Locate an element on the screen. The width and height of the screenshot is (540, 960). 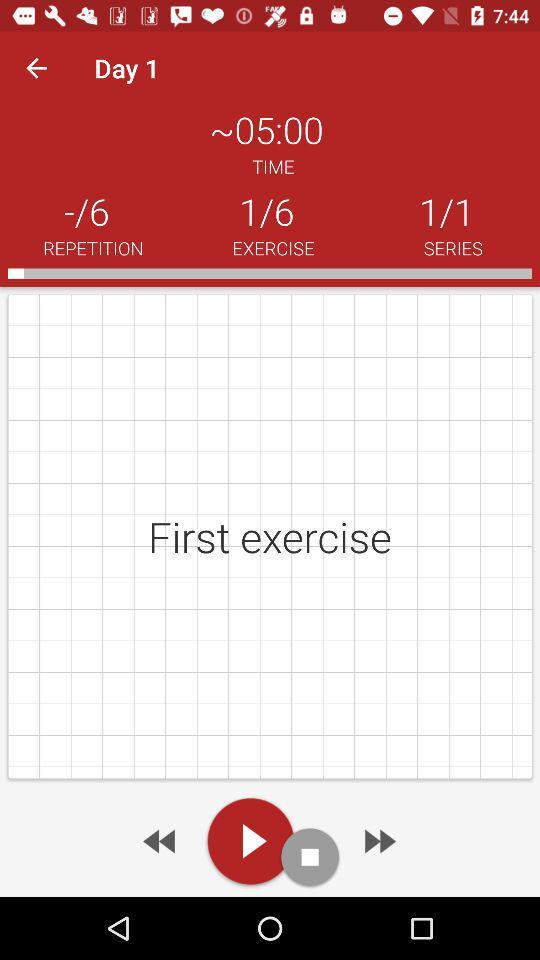
go back is located at coordinates (160, 840).